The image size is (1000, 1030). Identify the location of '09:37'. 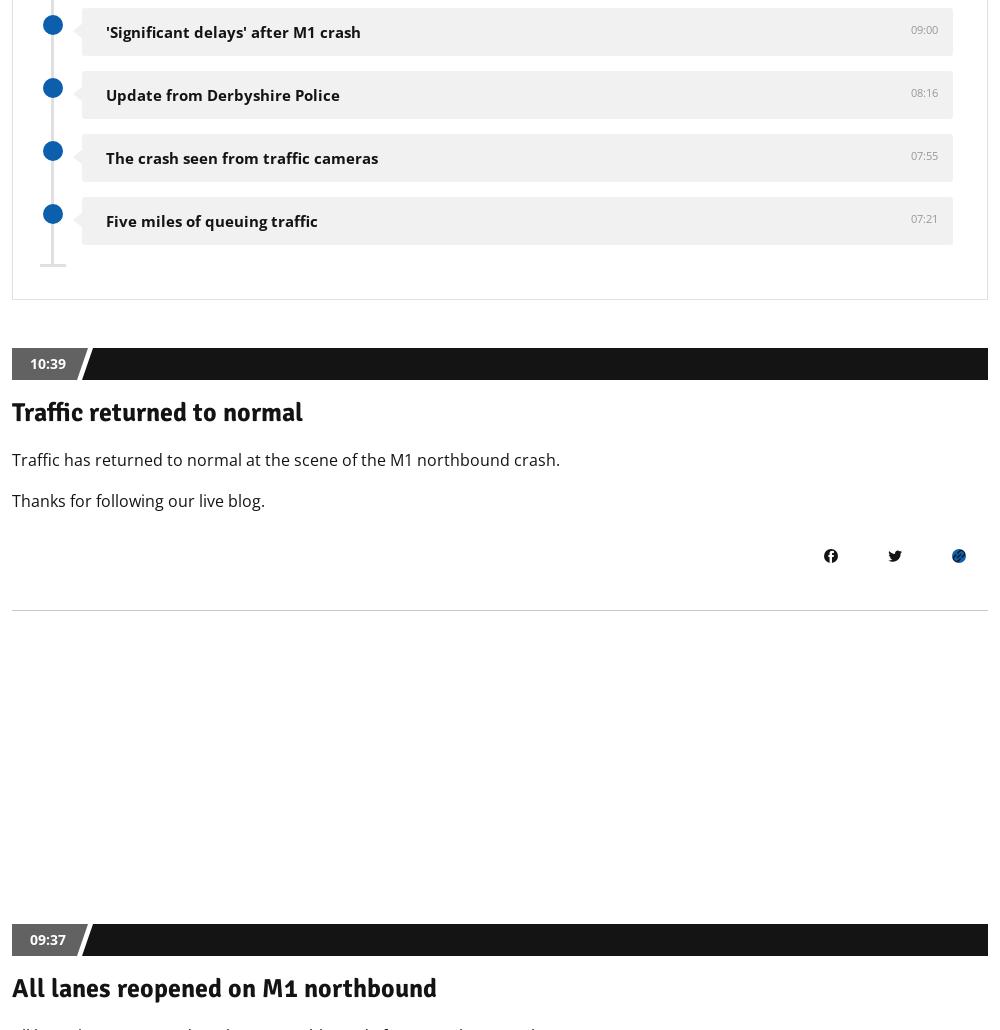
(48, 938).